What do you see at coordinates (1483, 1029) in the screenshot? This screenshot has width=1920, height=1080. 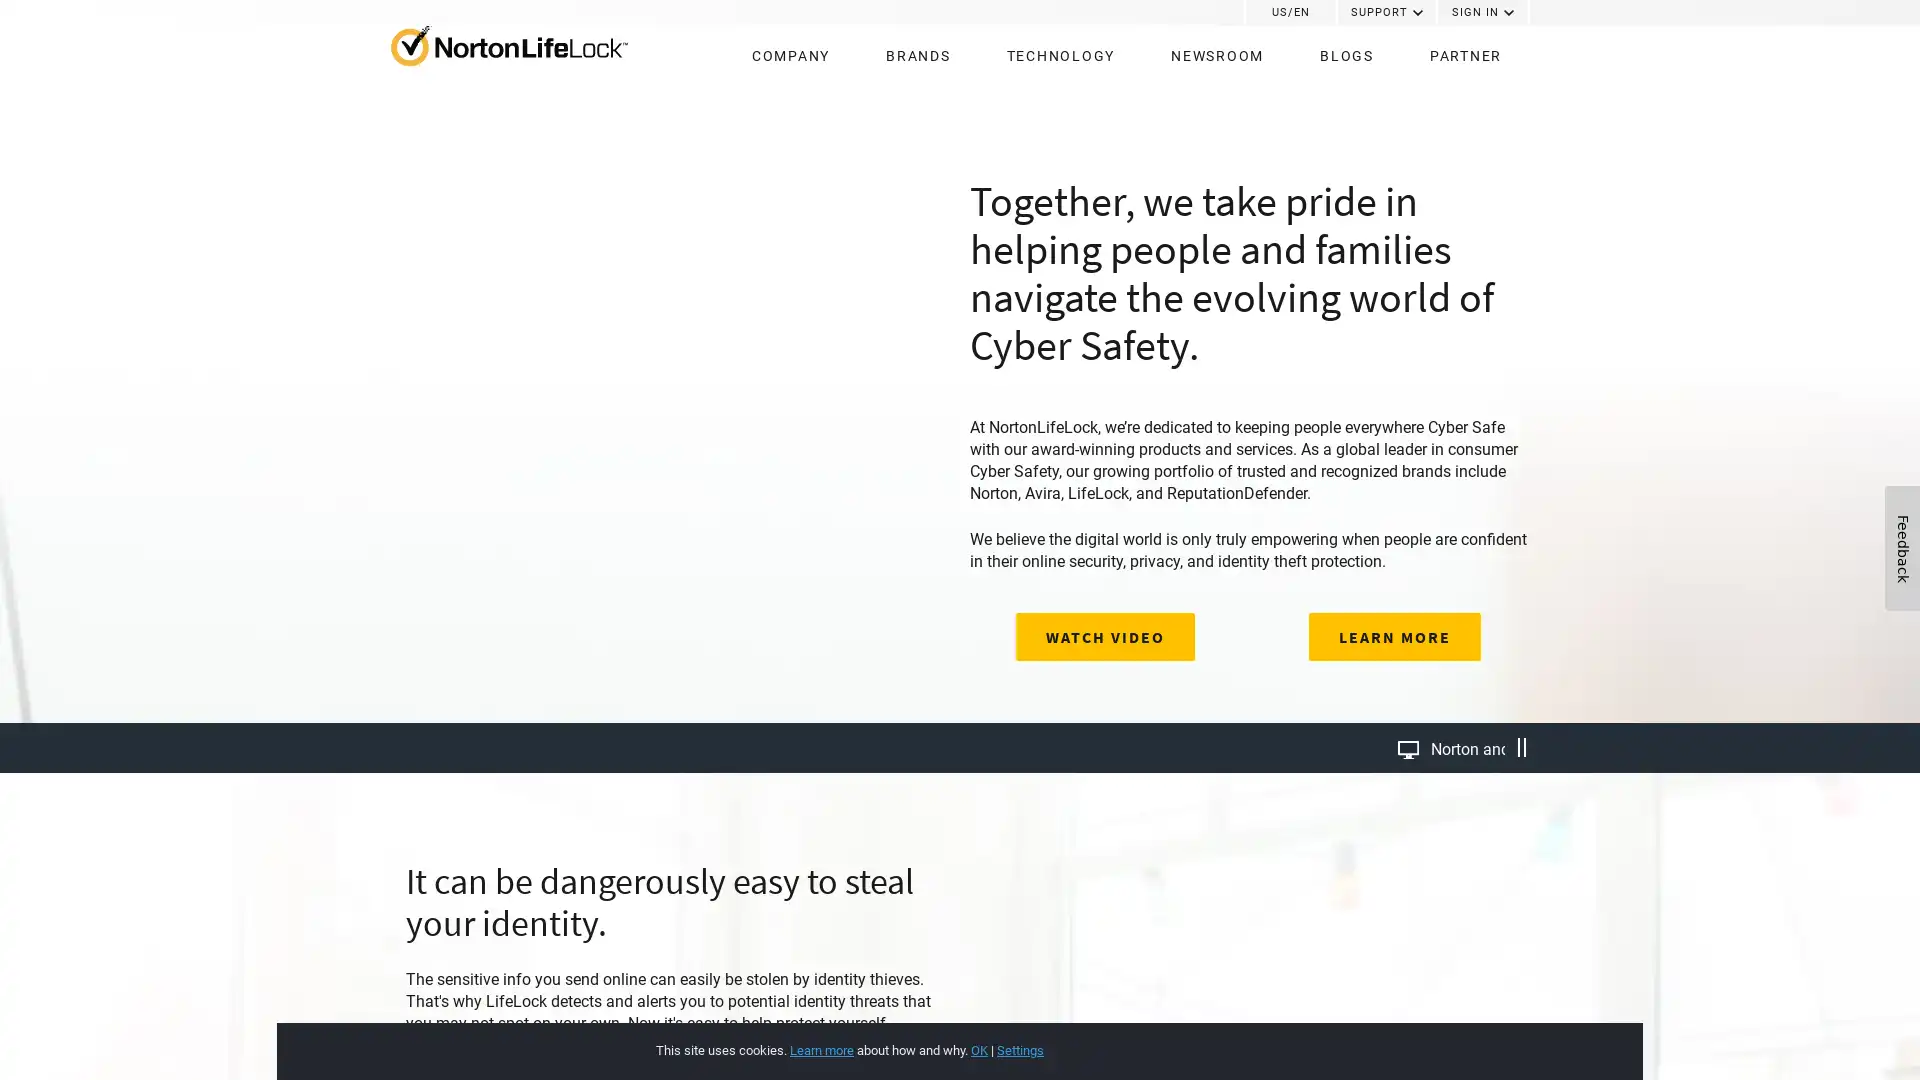 I see `Close consent Widget` at bounding box center [1483, 1029].